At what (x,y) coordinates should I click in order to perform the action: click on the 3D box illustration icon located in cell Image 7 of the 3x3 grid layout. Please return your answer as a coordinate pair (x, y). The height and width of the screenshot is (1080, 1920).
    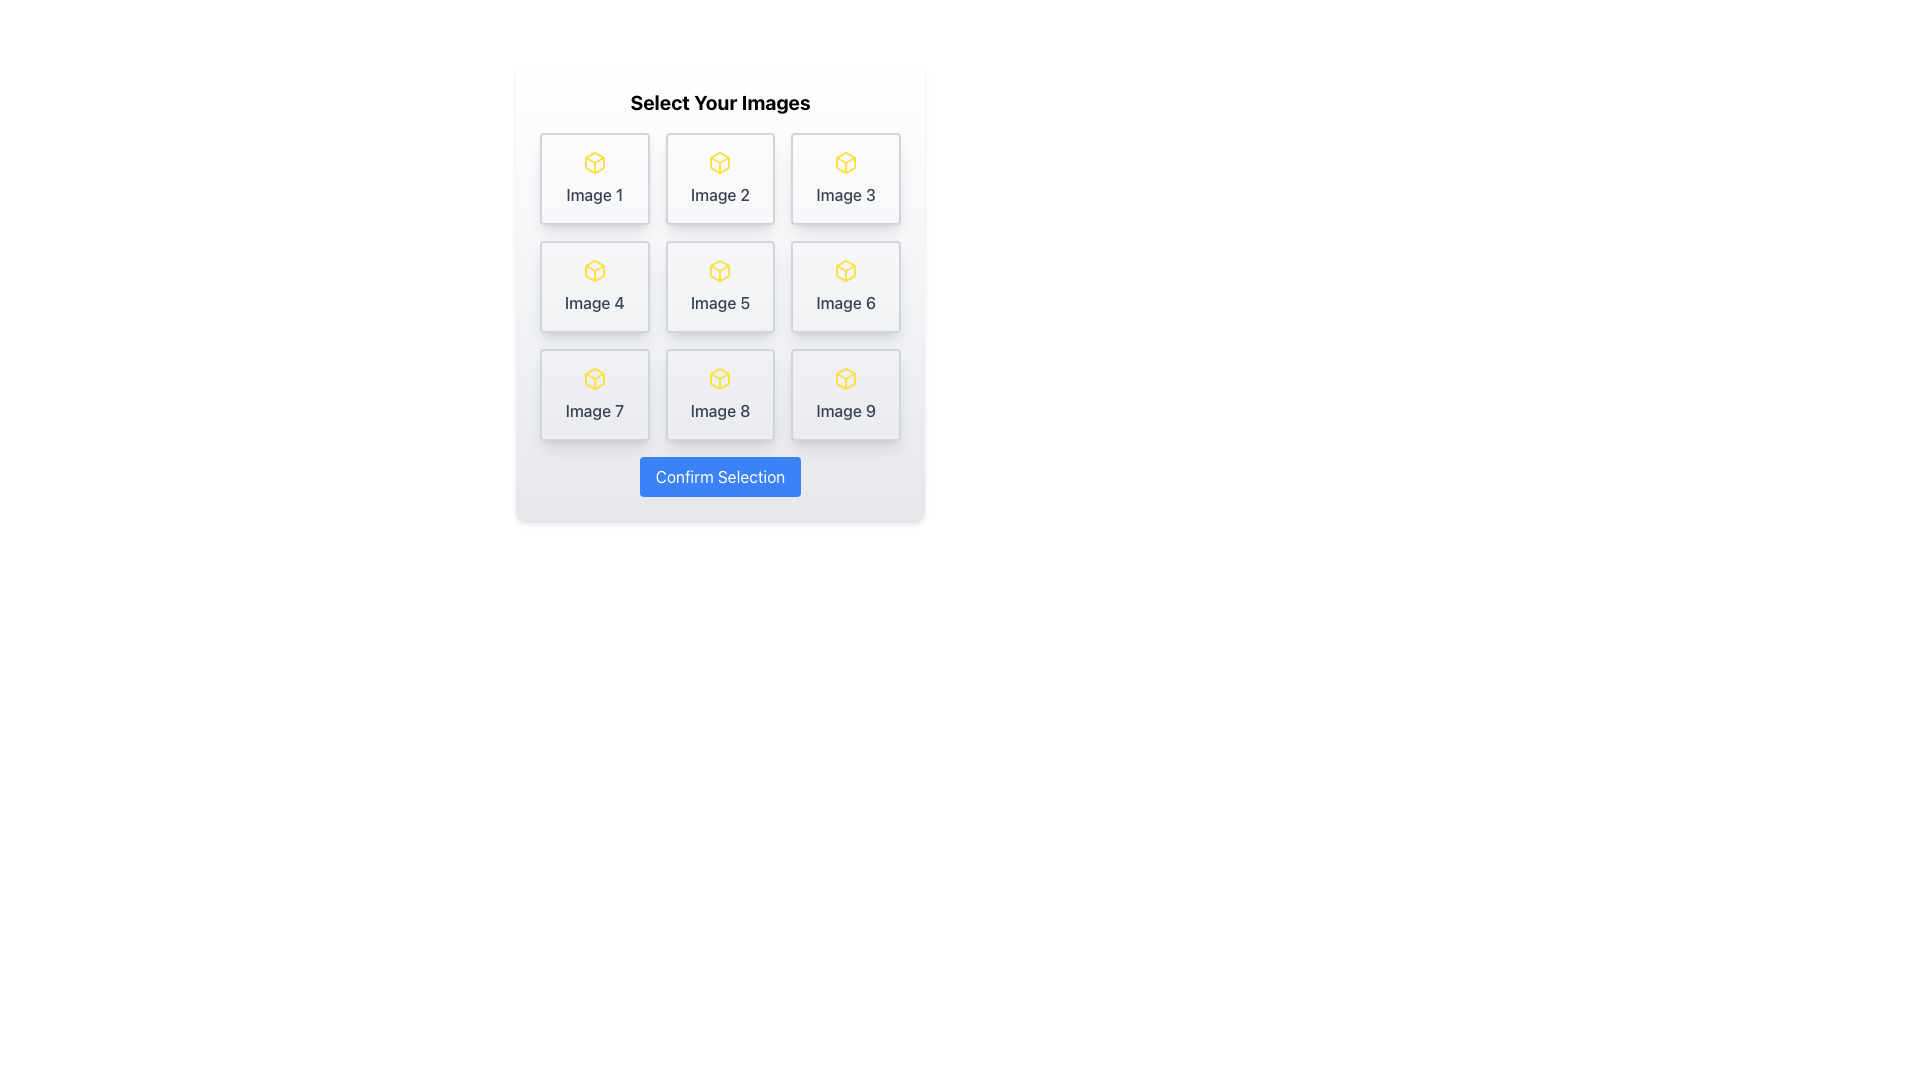
    Looking at the image, I should click on (593, 378).